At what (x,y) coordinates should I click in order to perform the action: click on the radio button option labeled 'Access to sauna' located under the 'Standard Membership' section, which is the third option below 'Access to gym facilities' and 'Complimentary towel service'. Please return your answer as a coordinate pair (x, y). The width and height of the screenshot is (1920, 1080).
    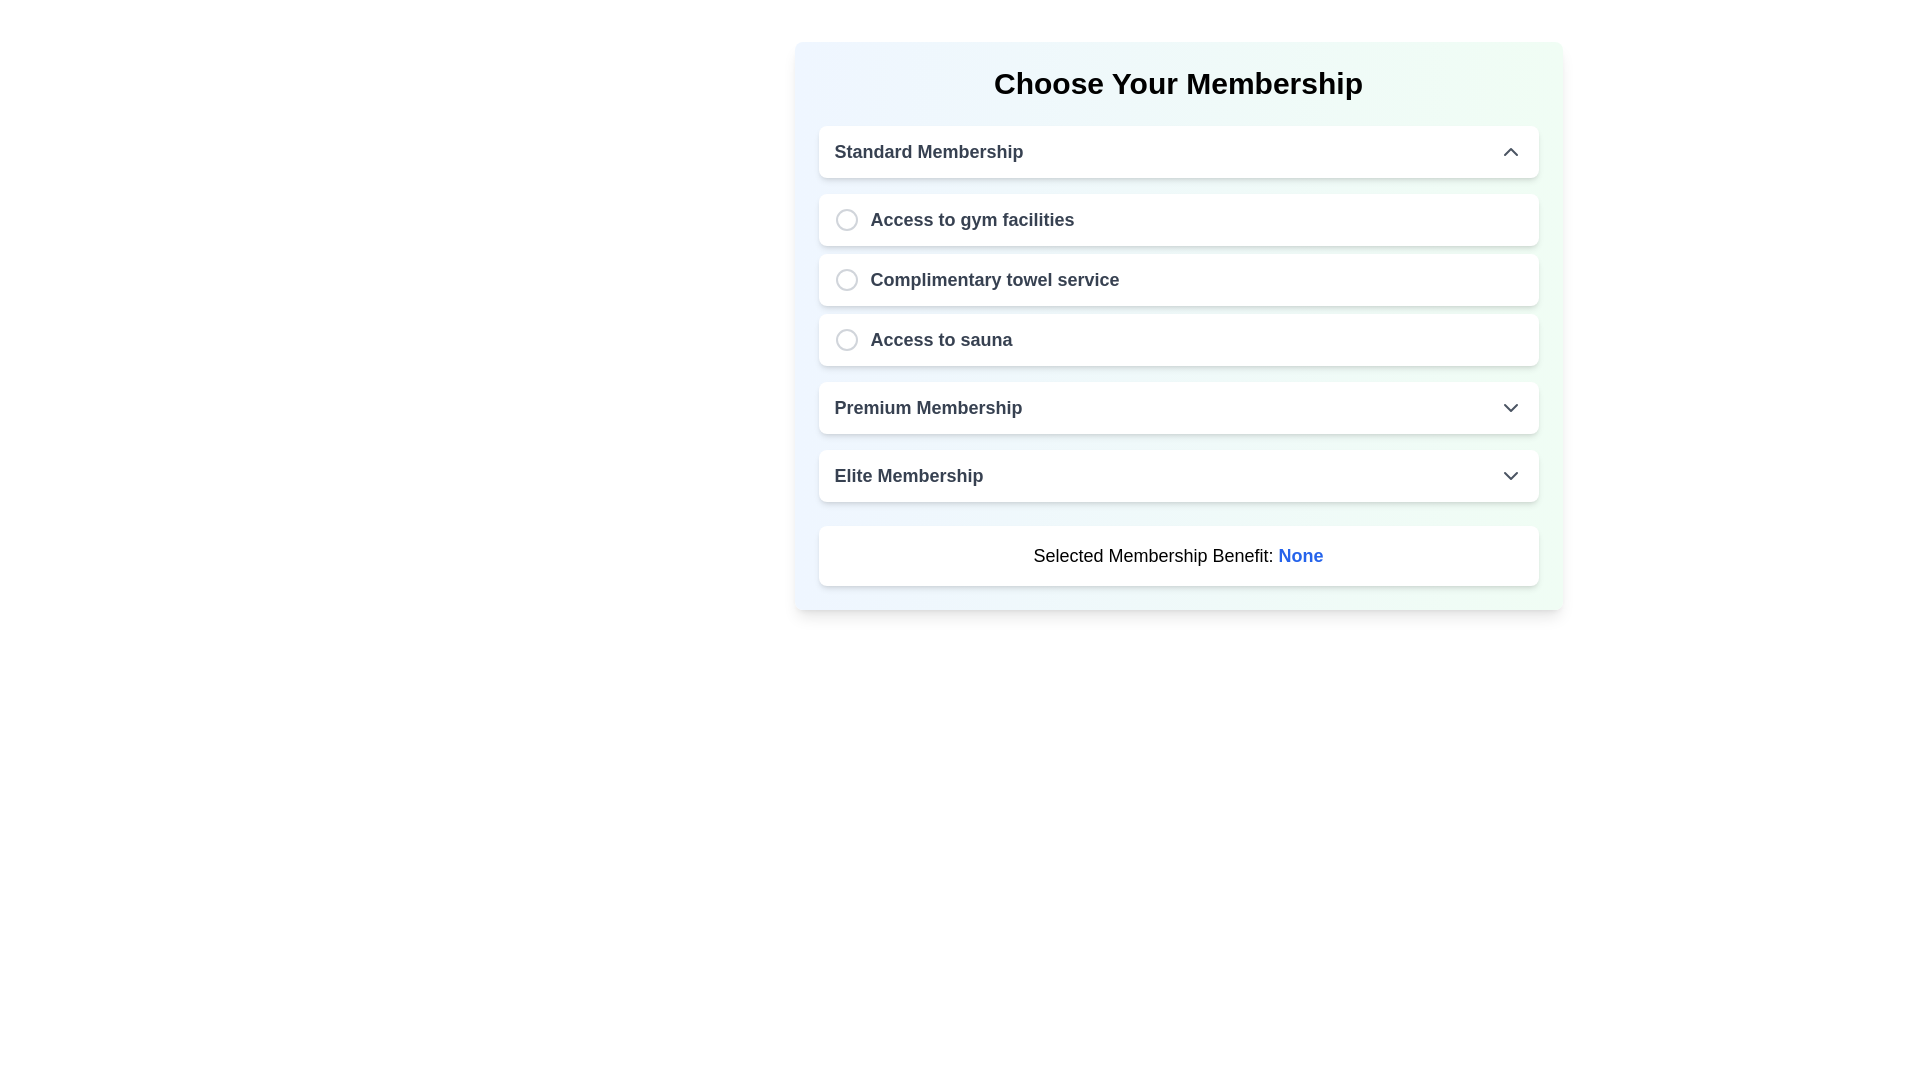
    Looking at the image, I should click on (1178, 338).